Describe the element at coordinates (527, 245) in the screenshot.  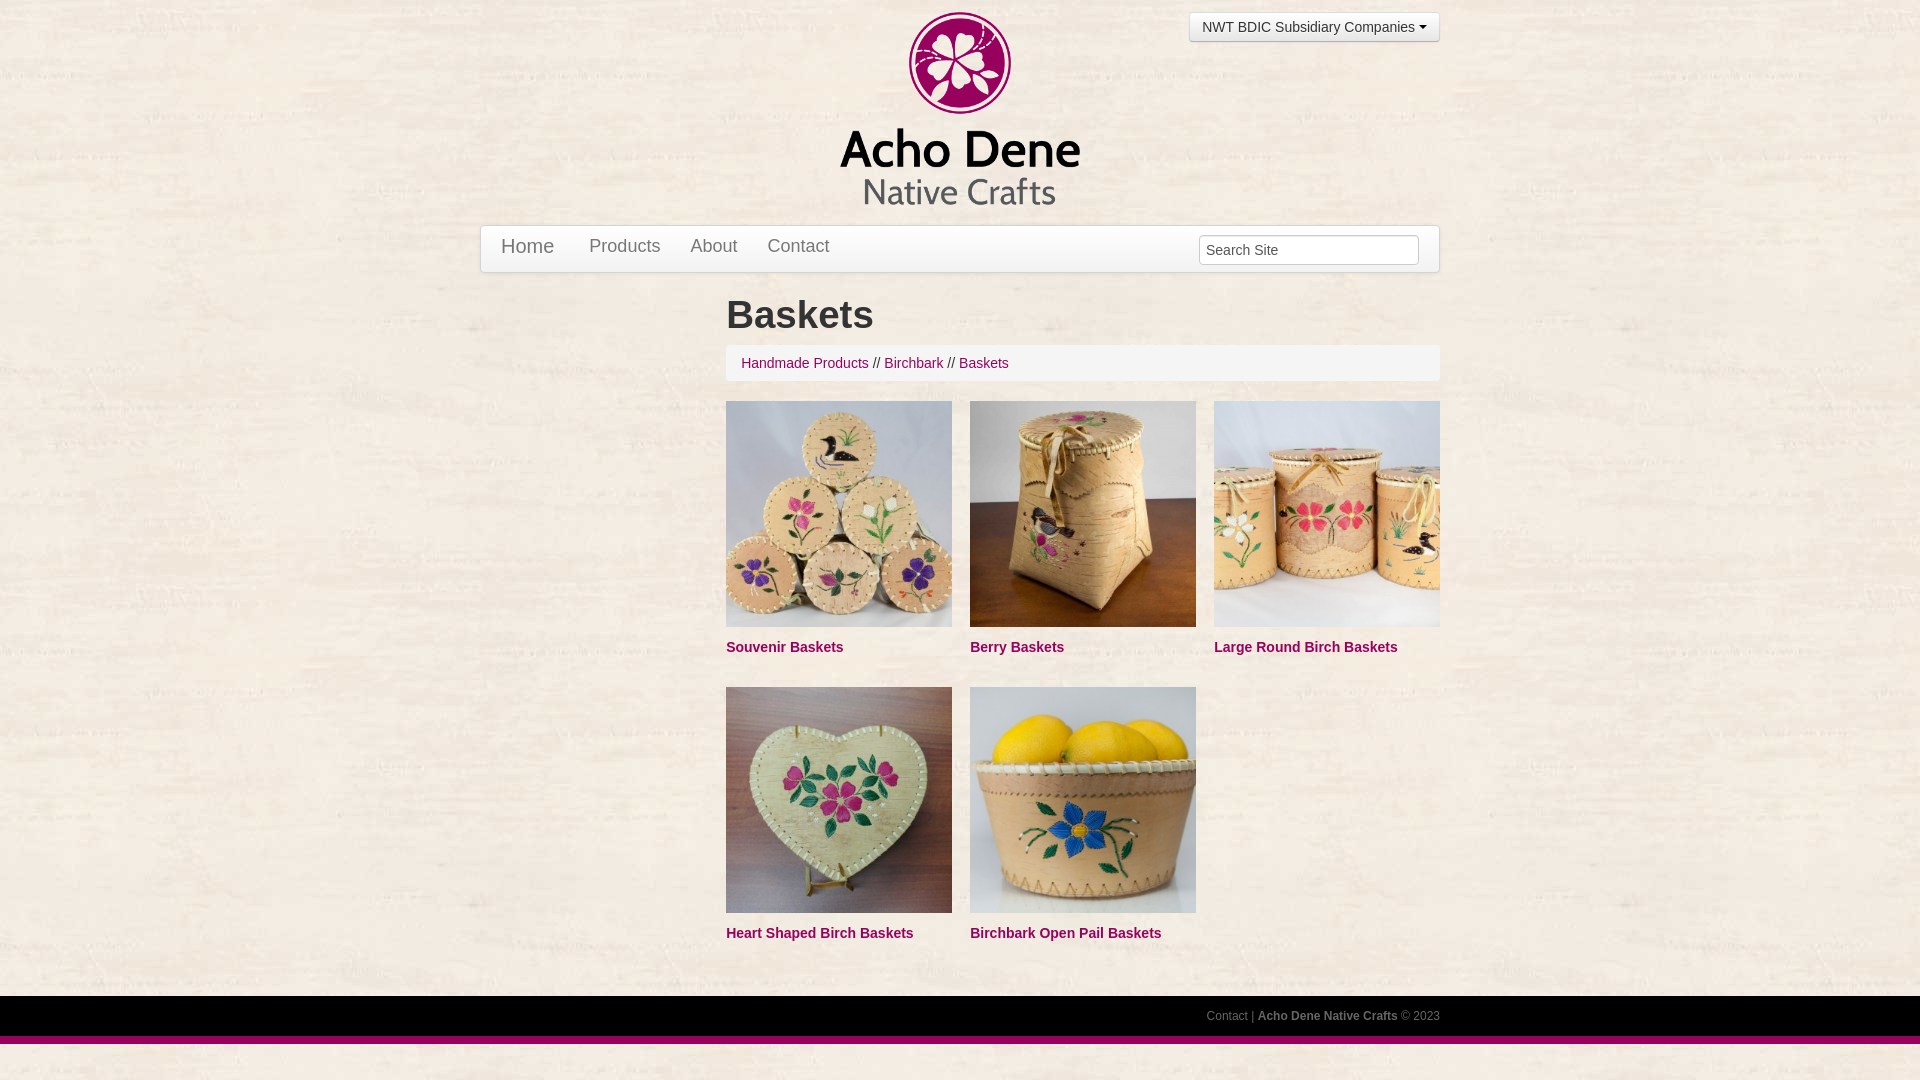
I see `'Home'` at that location.